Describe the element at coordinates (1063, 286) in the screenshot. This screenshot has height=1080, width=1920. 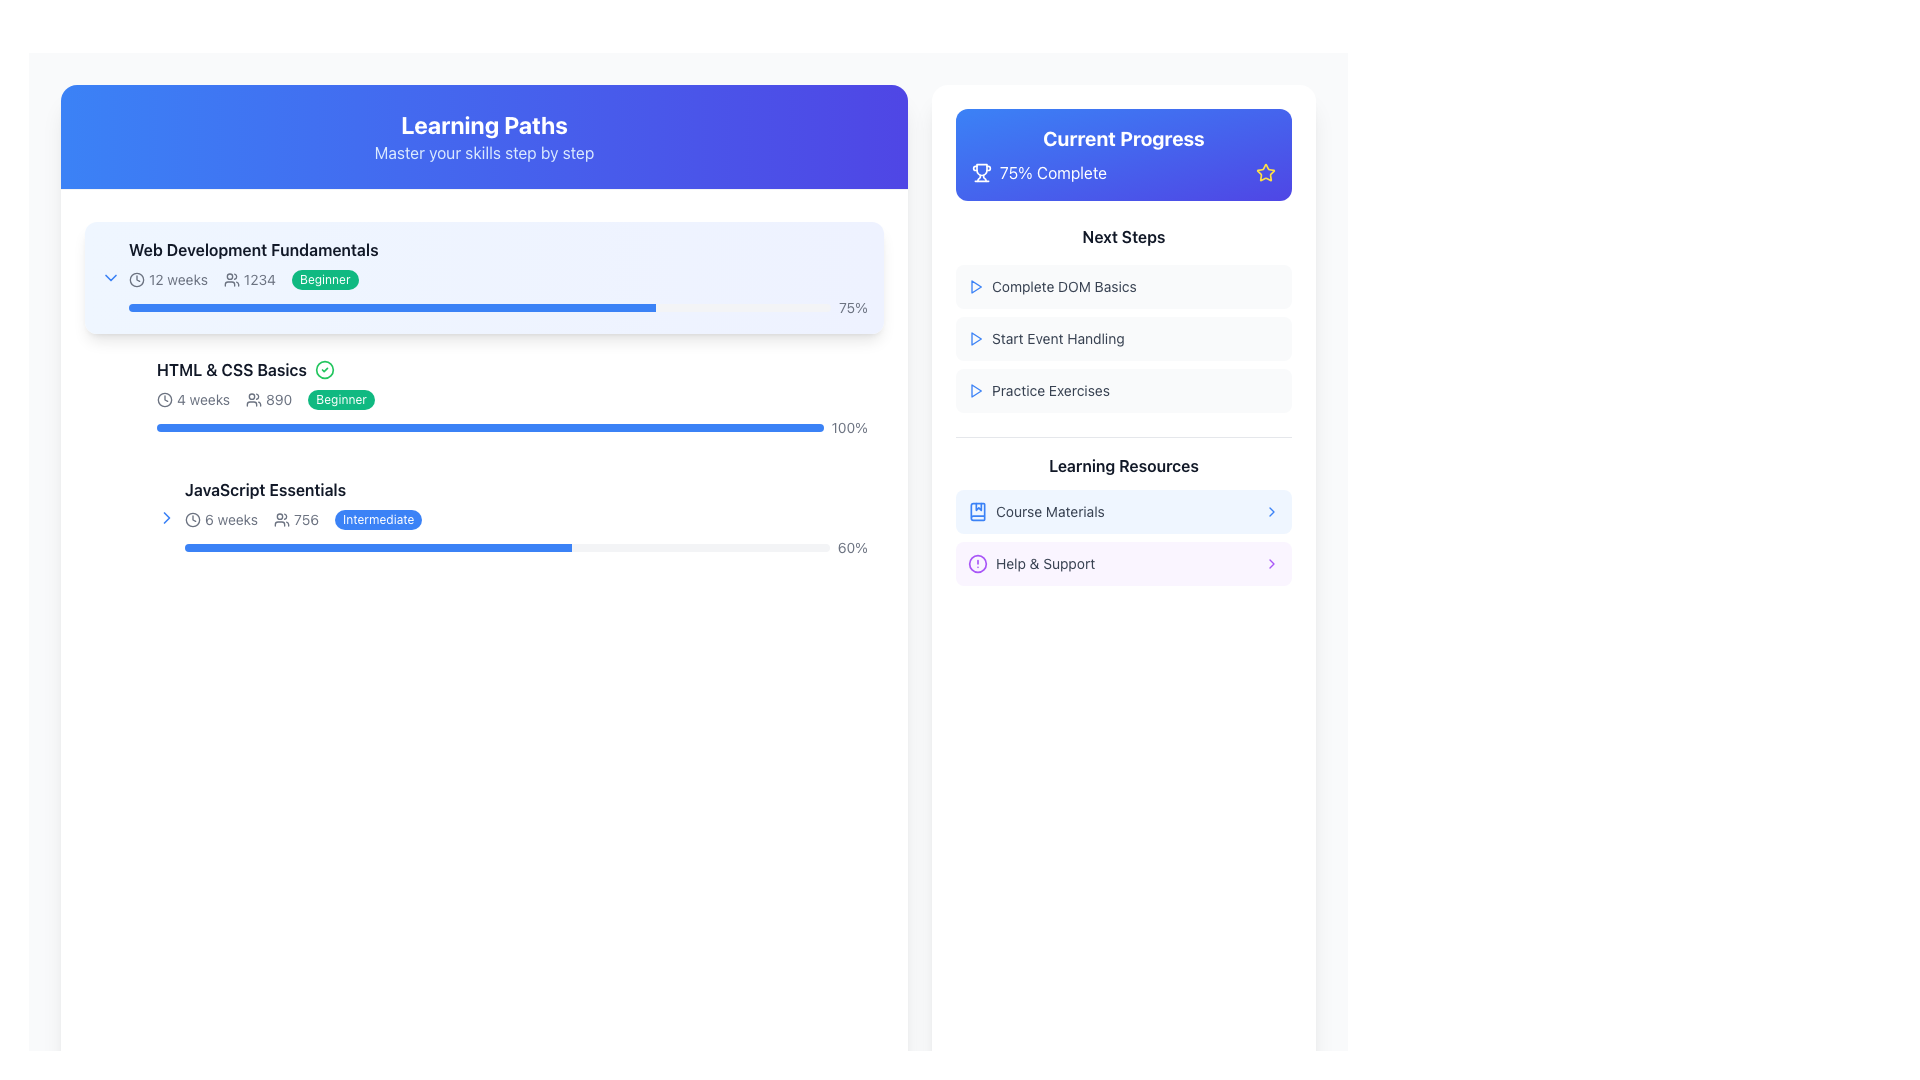
I see `the text label displaying 'Complete DOM Basics' located in the 'Next Steps' section of the 'Current Progress' panel, which is horizontally centered and has a small blue play icon to its left` at that location.